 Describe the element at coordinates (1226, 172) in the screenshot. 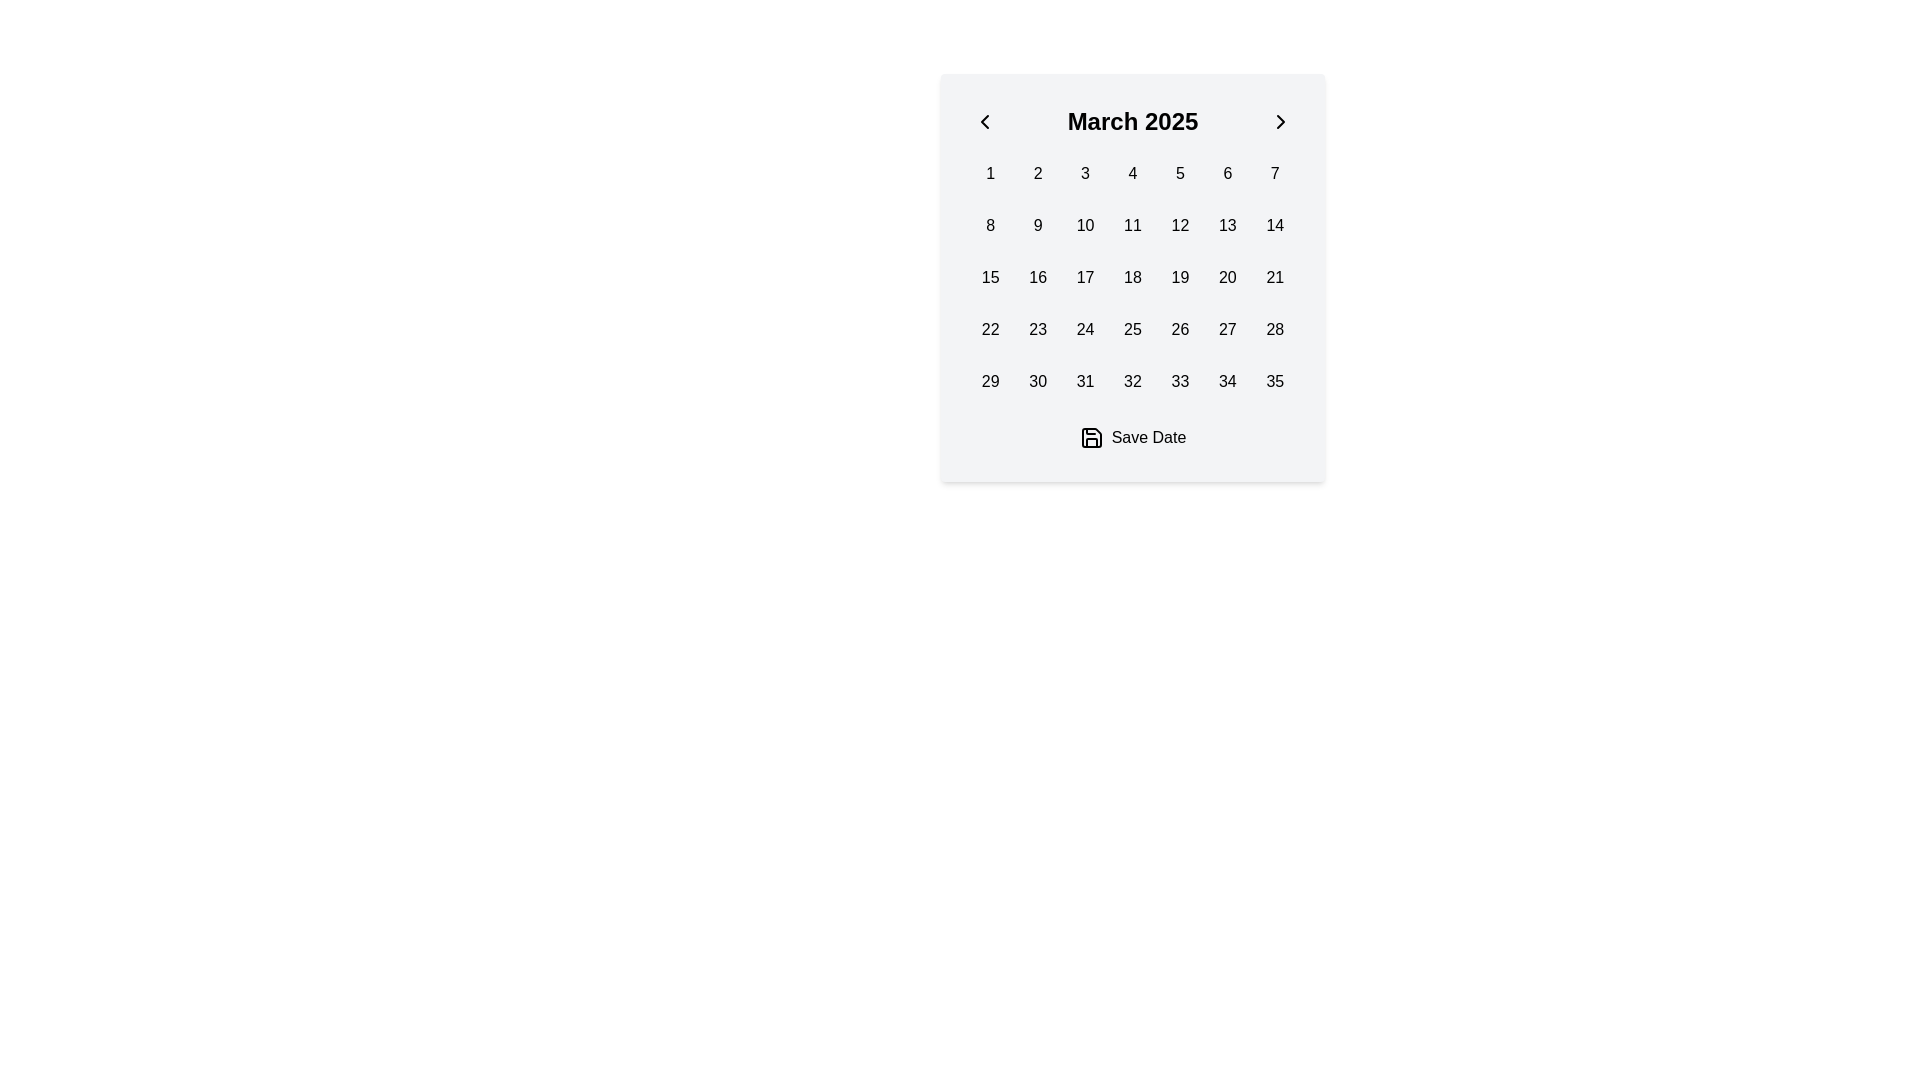

I see `the button representing the date '6' on the calendar` at that location.